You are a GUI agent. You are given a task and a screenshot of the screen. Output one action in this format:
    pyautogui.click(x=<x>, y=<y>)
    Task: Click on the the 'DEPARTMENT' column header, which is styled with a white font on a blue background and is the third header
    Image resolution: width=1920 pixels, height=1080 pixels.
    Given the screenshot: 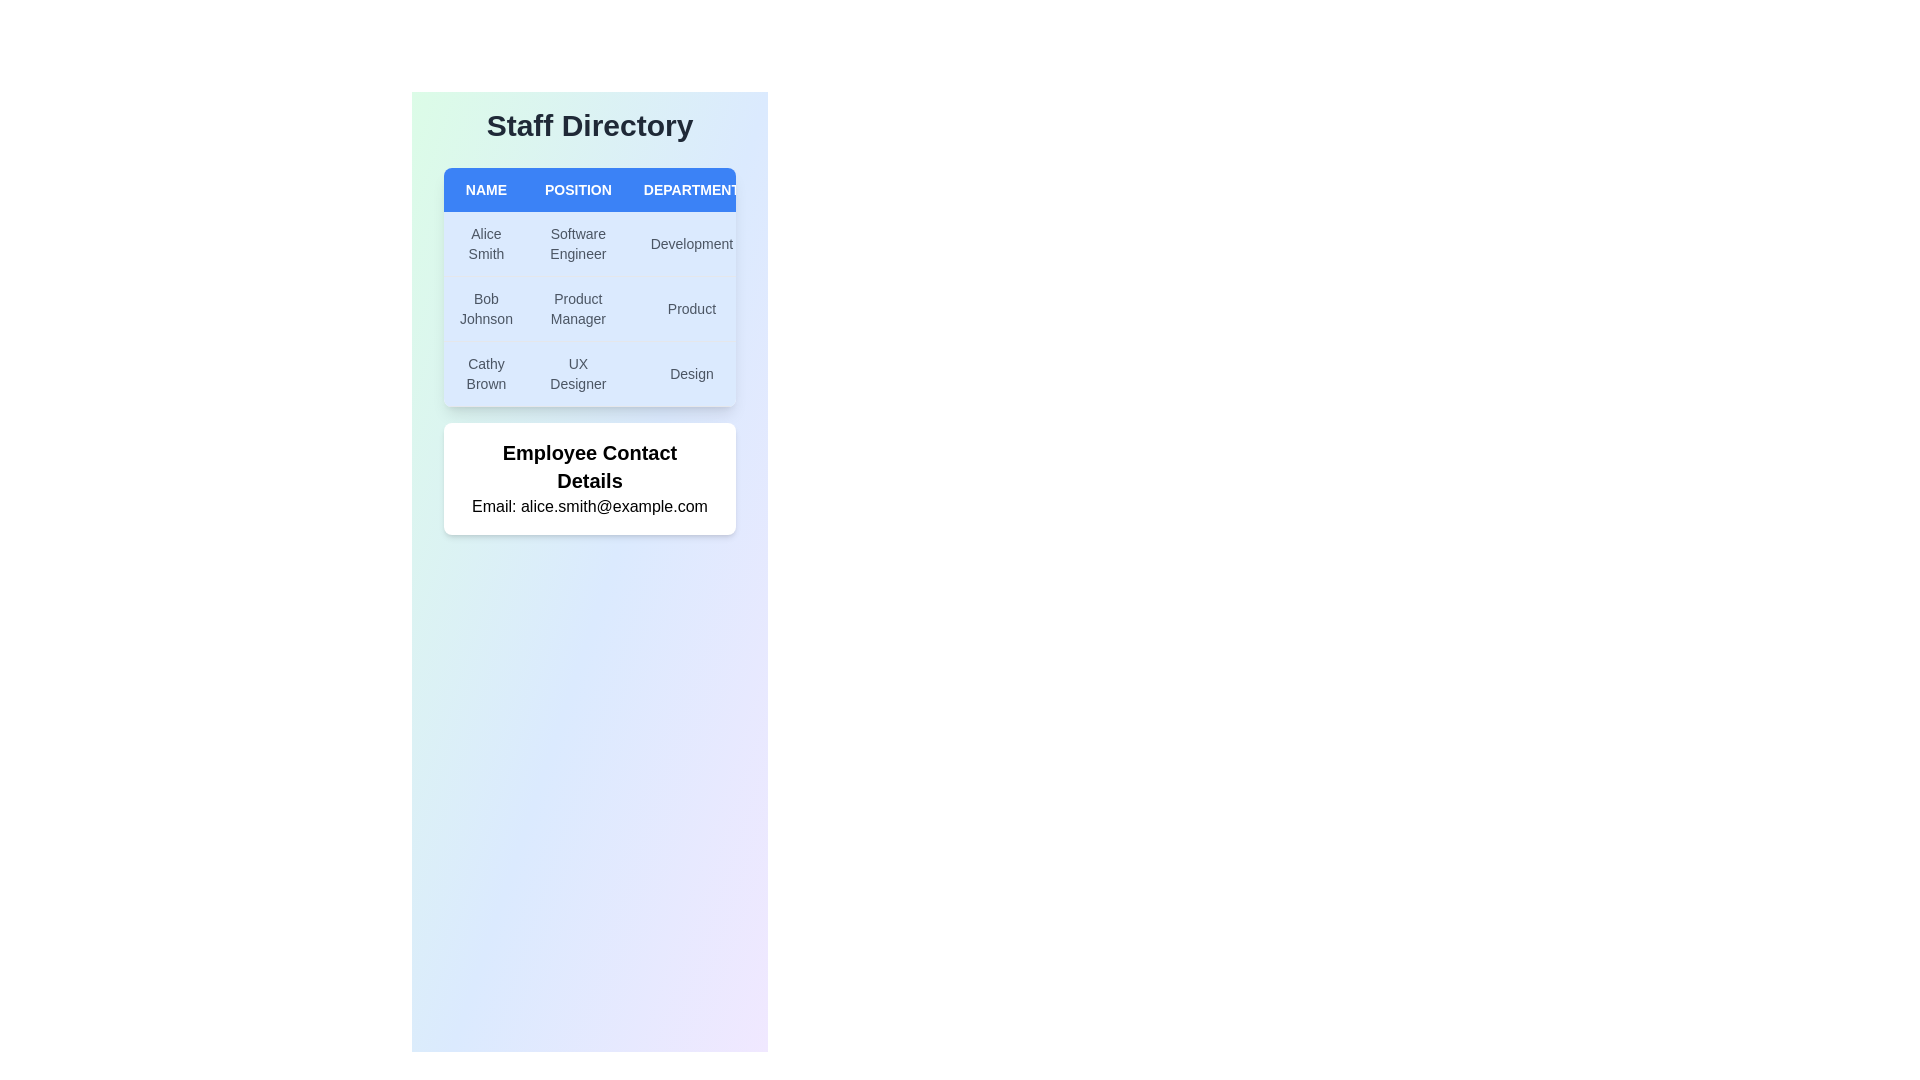 What is the action you would take?
    pyautogui.click(x=691, y=189)
    